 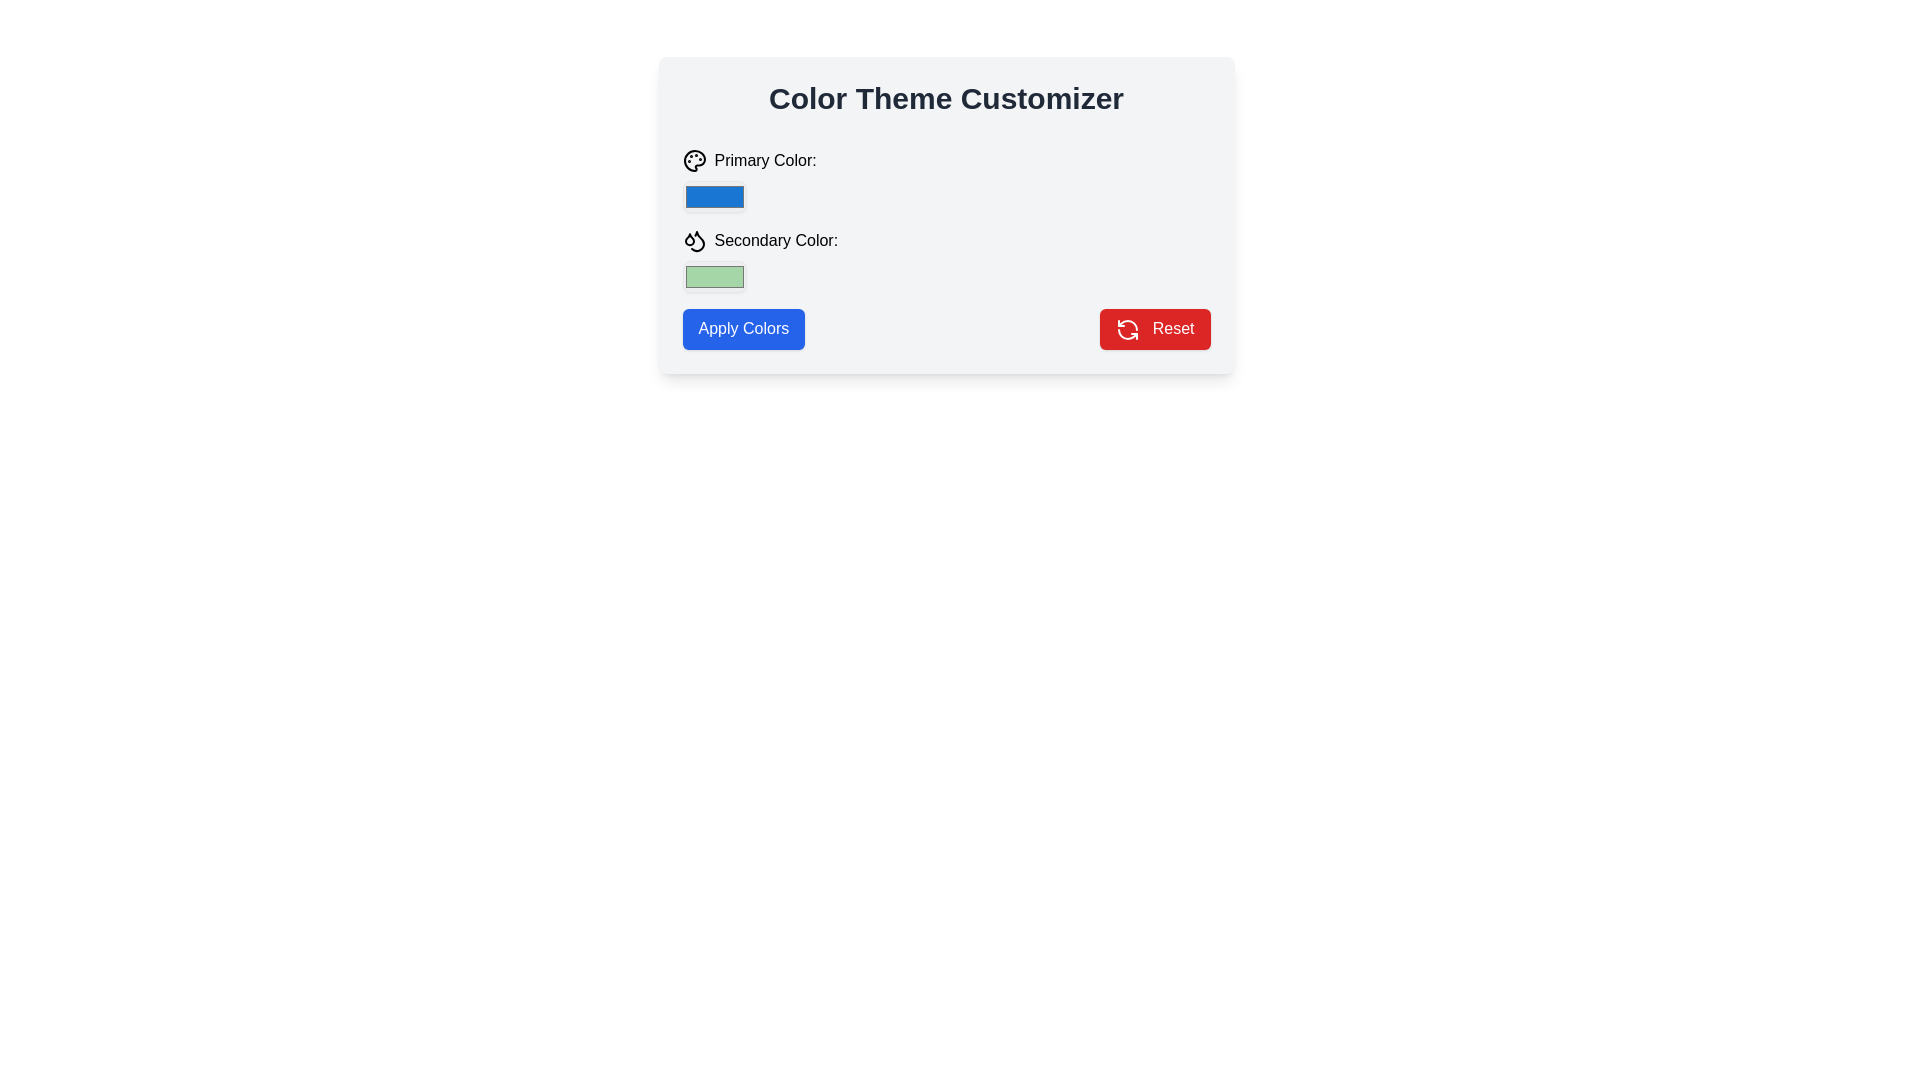 I want to click on the SVG Icon resembling droplets, located to the left of the text 'Secondary Color' in the color customization interface, slightly above the color selection box, so click(x=694, y=239).